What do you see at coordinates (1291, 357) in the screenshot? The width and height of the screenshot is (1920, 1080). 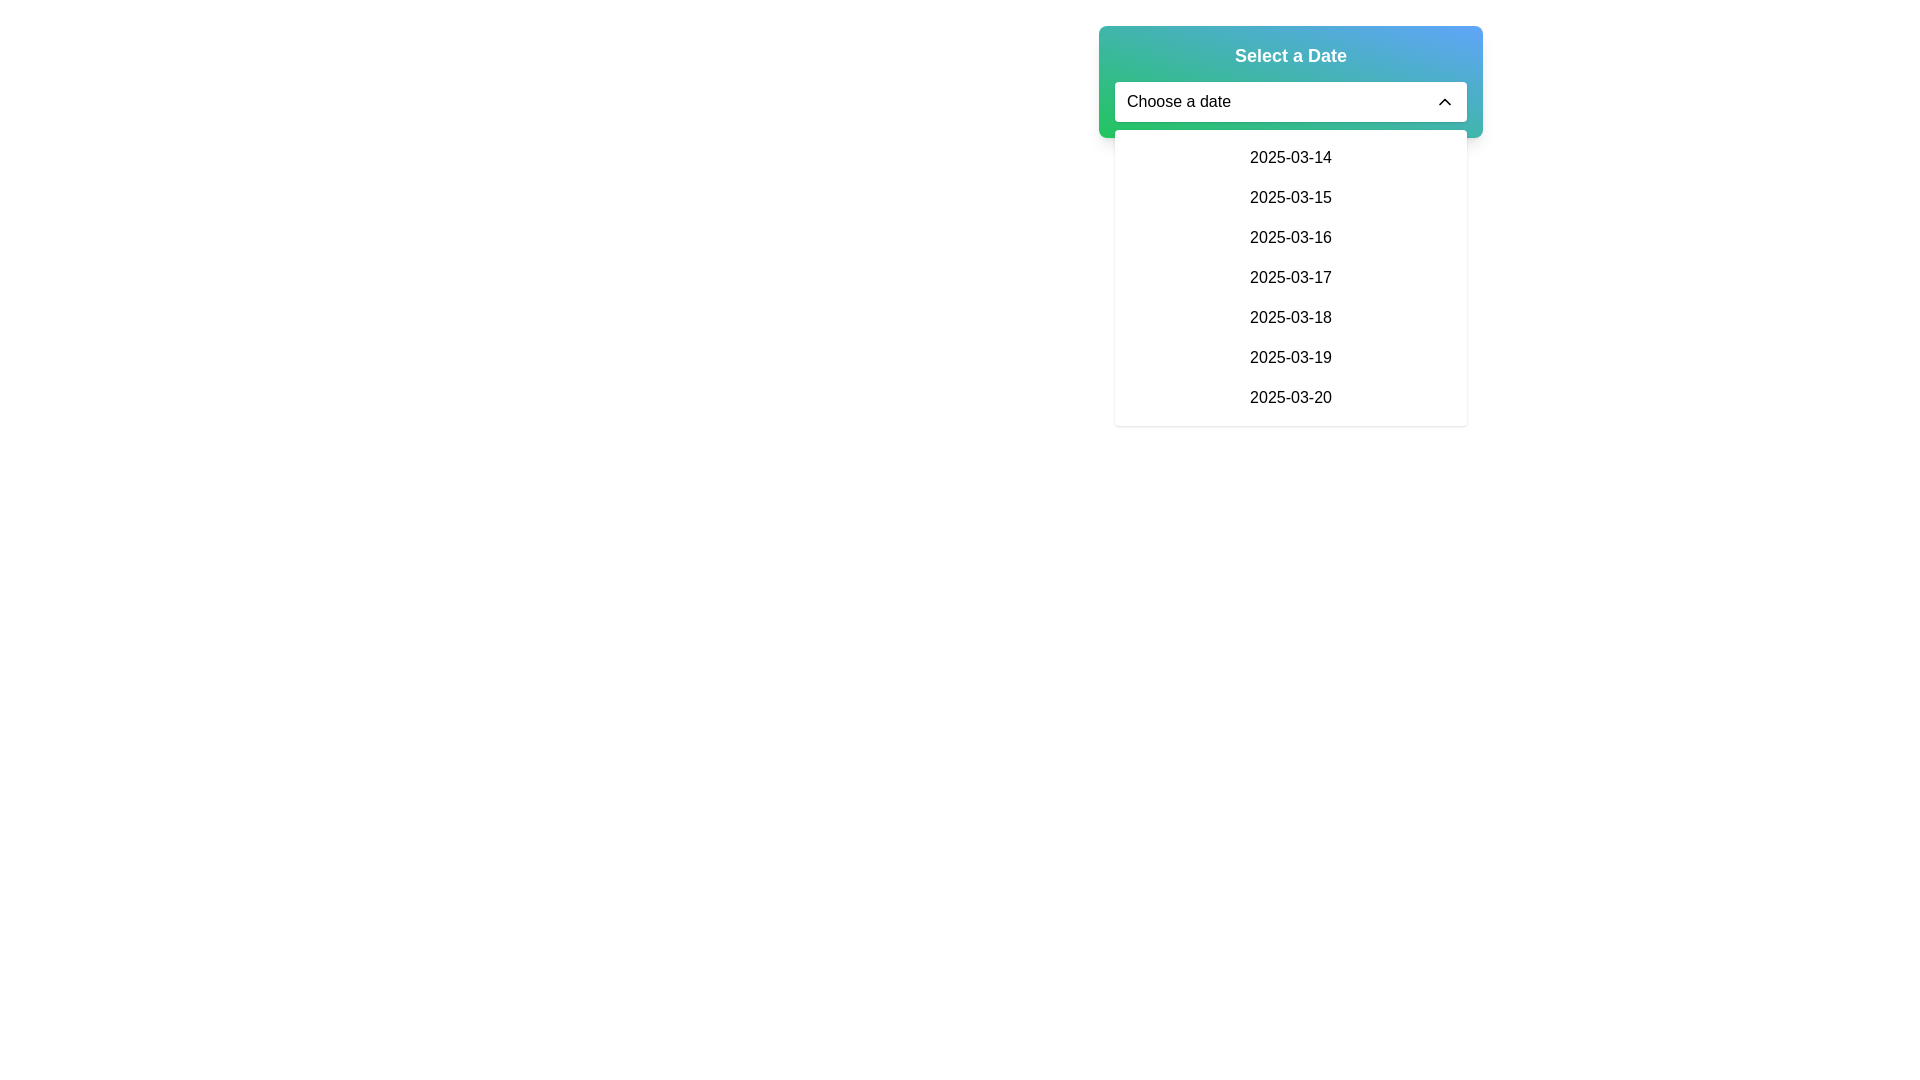 I see `the sixth selectable date option in the dropdown menu labeled 'Select a Date', which is positioned between '2025-03-18' and '2025-03-20'` at bounding box center [1291, 357].